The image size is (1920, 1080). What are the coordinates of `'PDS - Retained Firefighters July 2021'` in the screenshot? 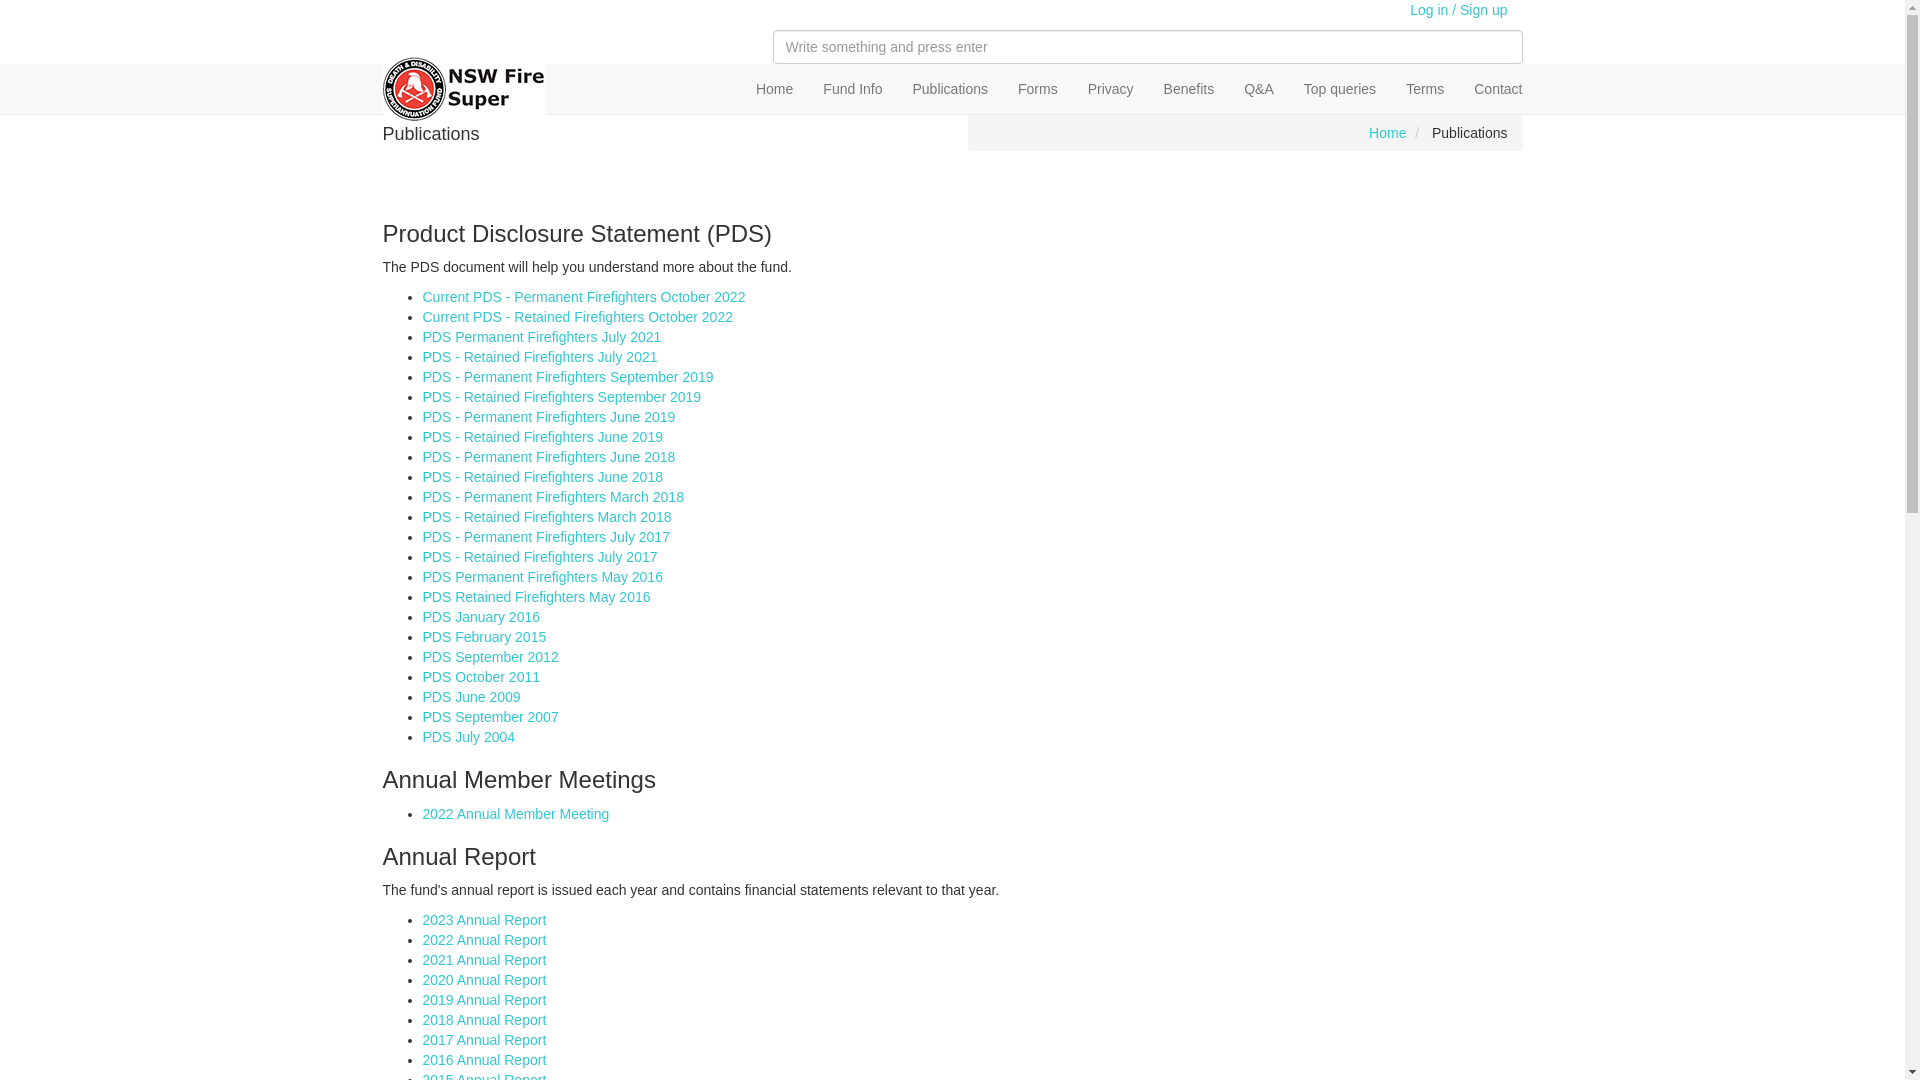 It's located at (539, 356).